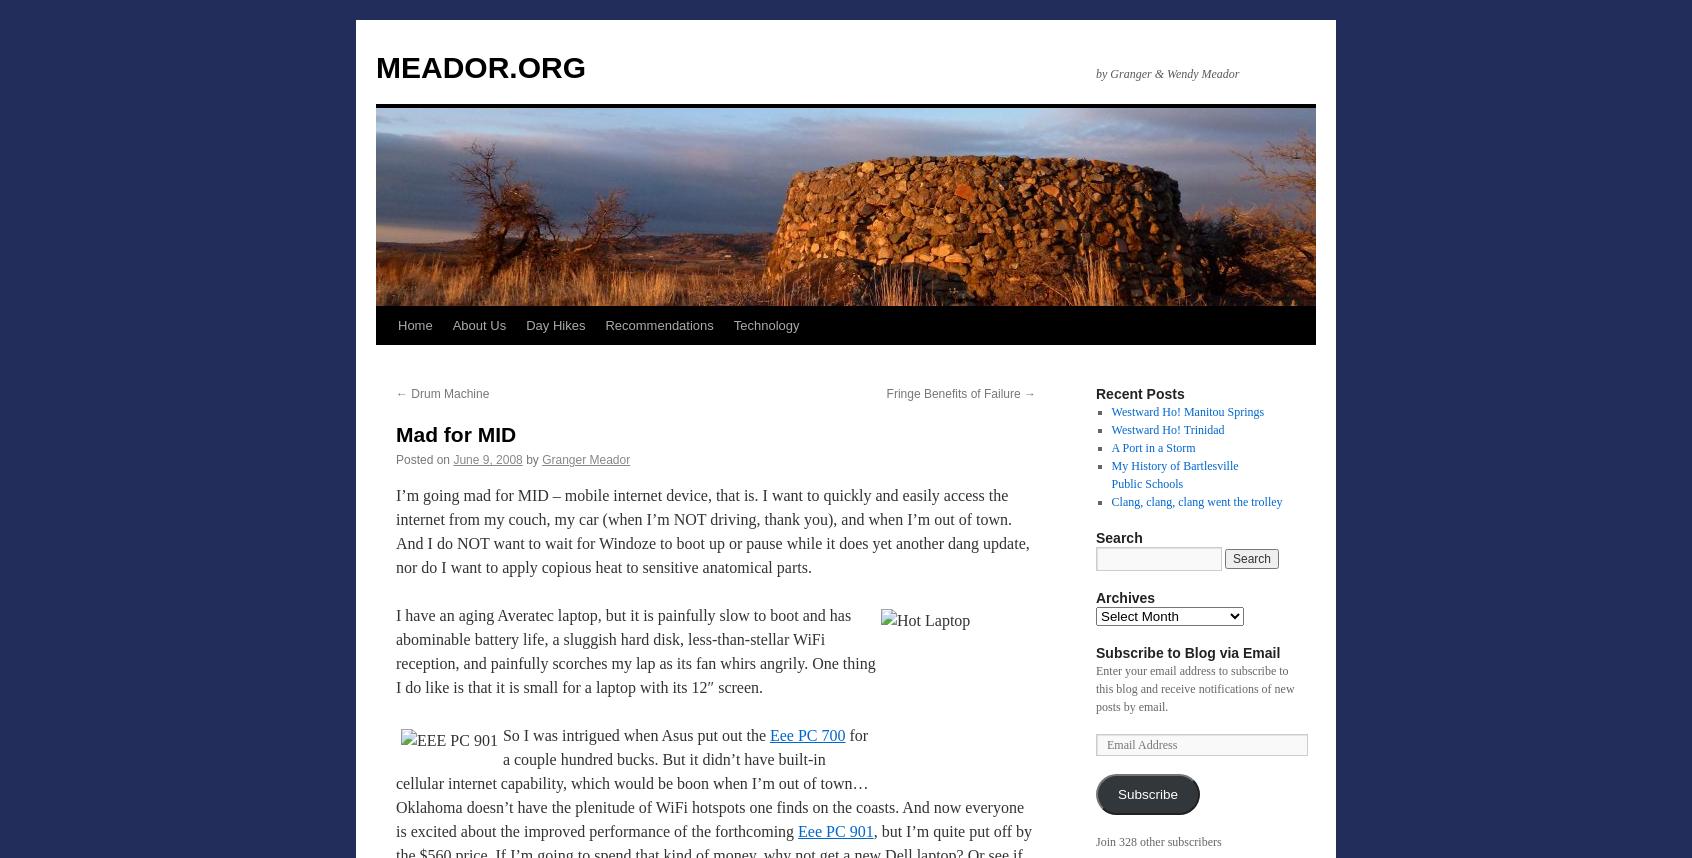 This screenshot has width=1692, height=858. What do you see at coordinates (1166, 430) in the screenshot?
I see `'Westward Ho! Trinidad'` at bounding box center [1166, 430].